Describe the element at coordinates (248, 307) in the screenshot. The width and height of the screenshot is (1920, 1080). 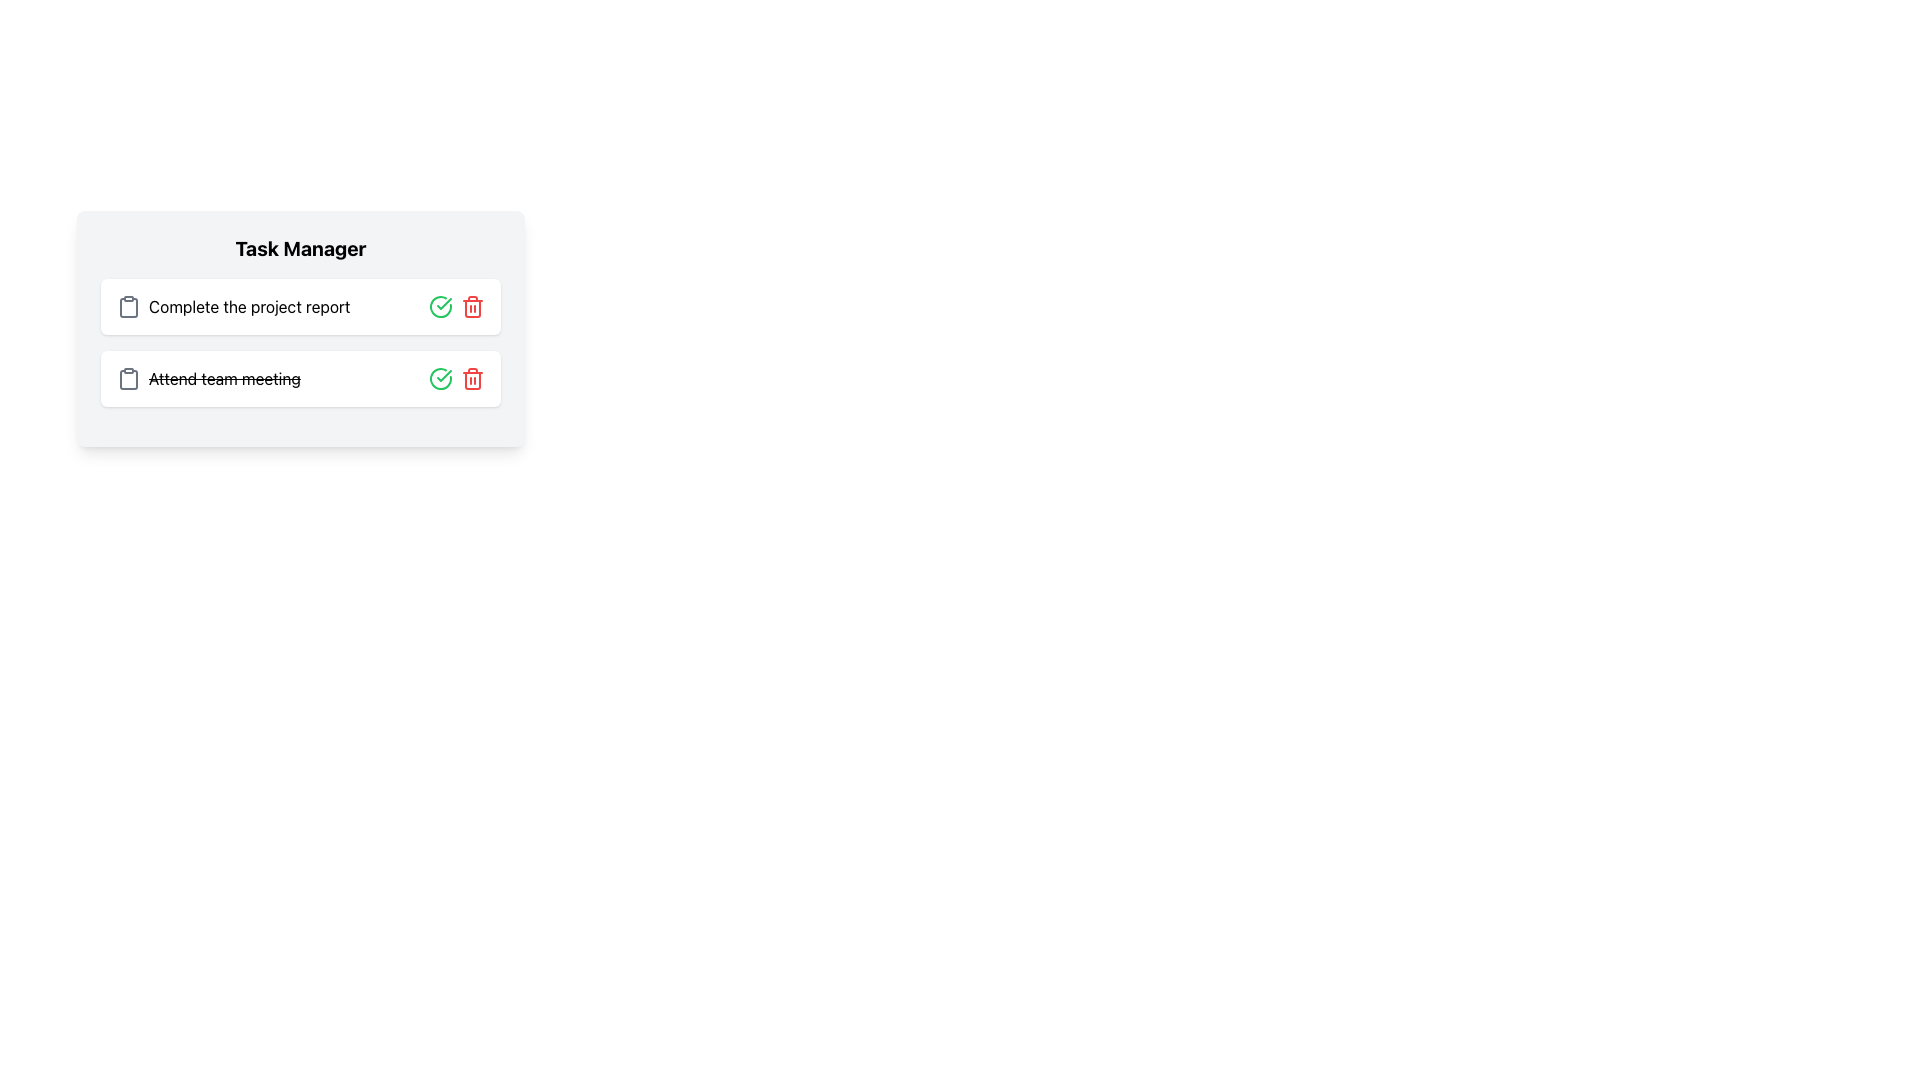
I see `text from the static label that displays 'Complete the project report', located within the first task item in the task manager interface` at that location.